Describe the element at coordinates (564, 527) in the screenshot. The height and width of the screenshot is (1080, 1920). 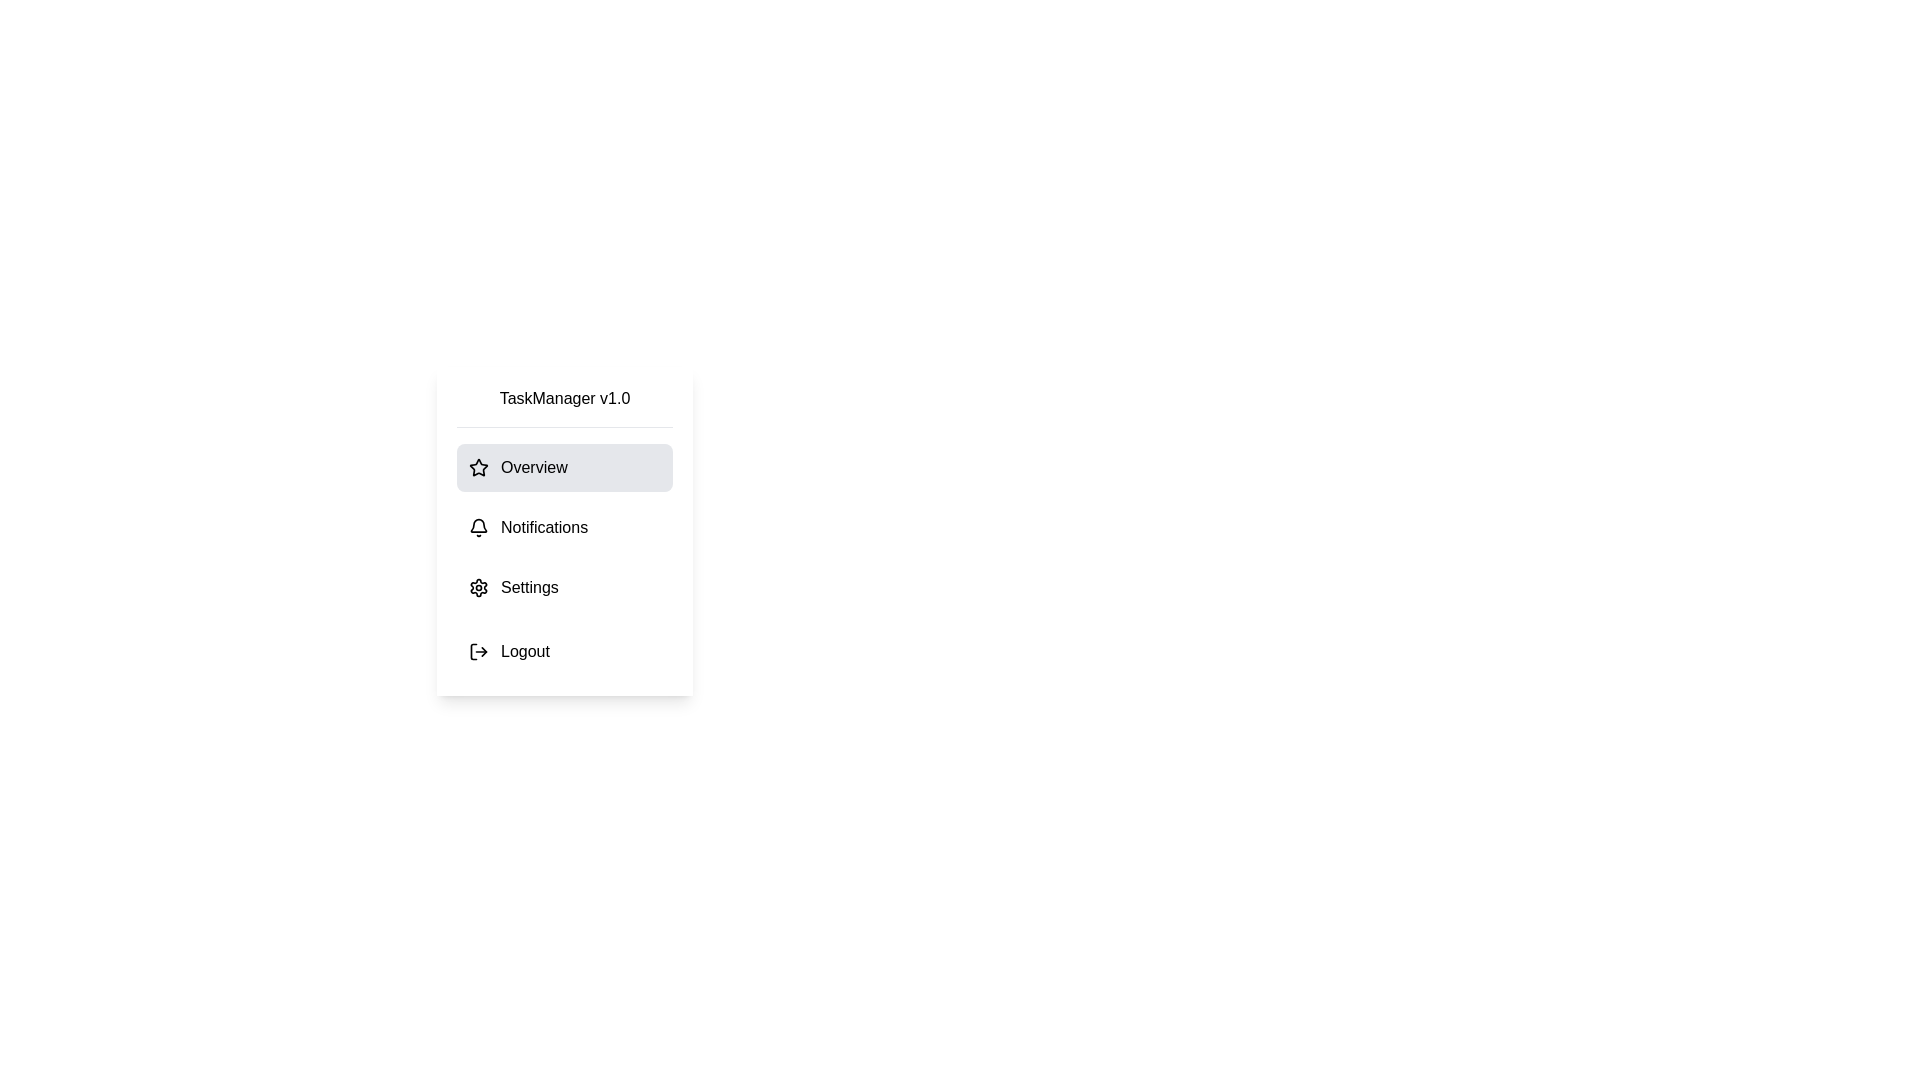
I see `the notifications button located in the white sidebar panel` at that location.